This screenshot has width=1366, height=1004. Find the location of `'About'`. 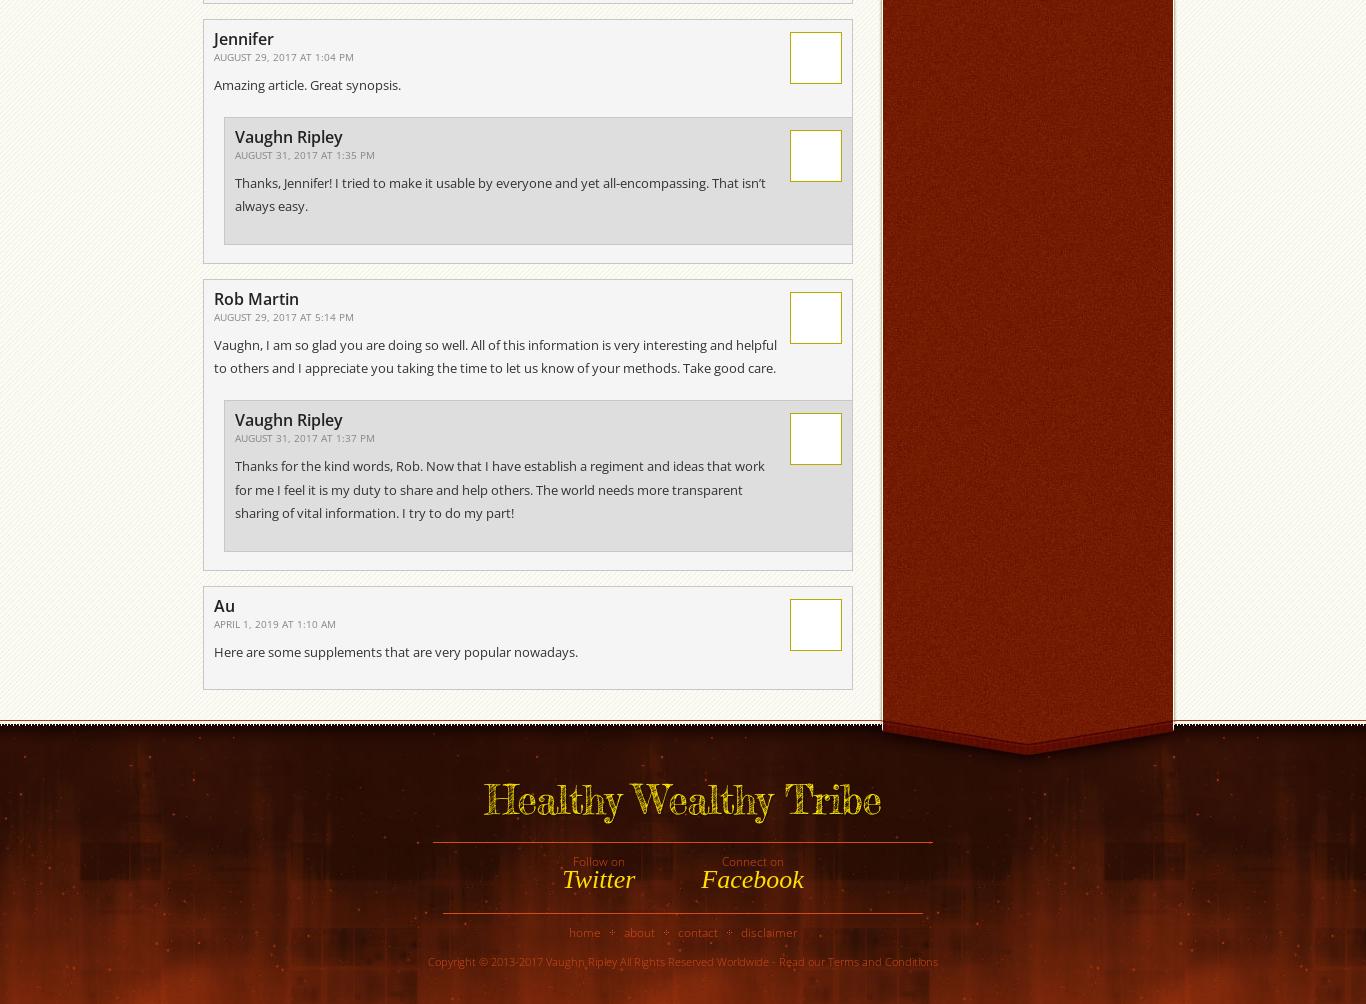

'About' is located at coordinates (637, 931).